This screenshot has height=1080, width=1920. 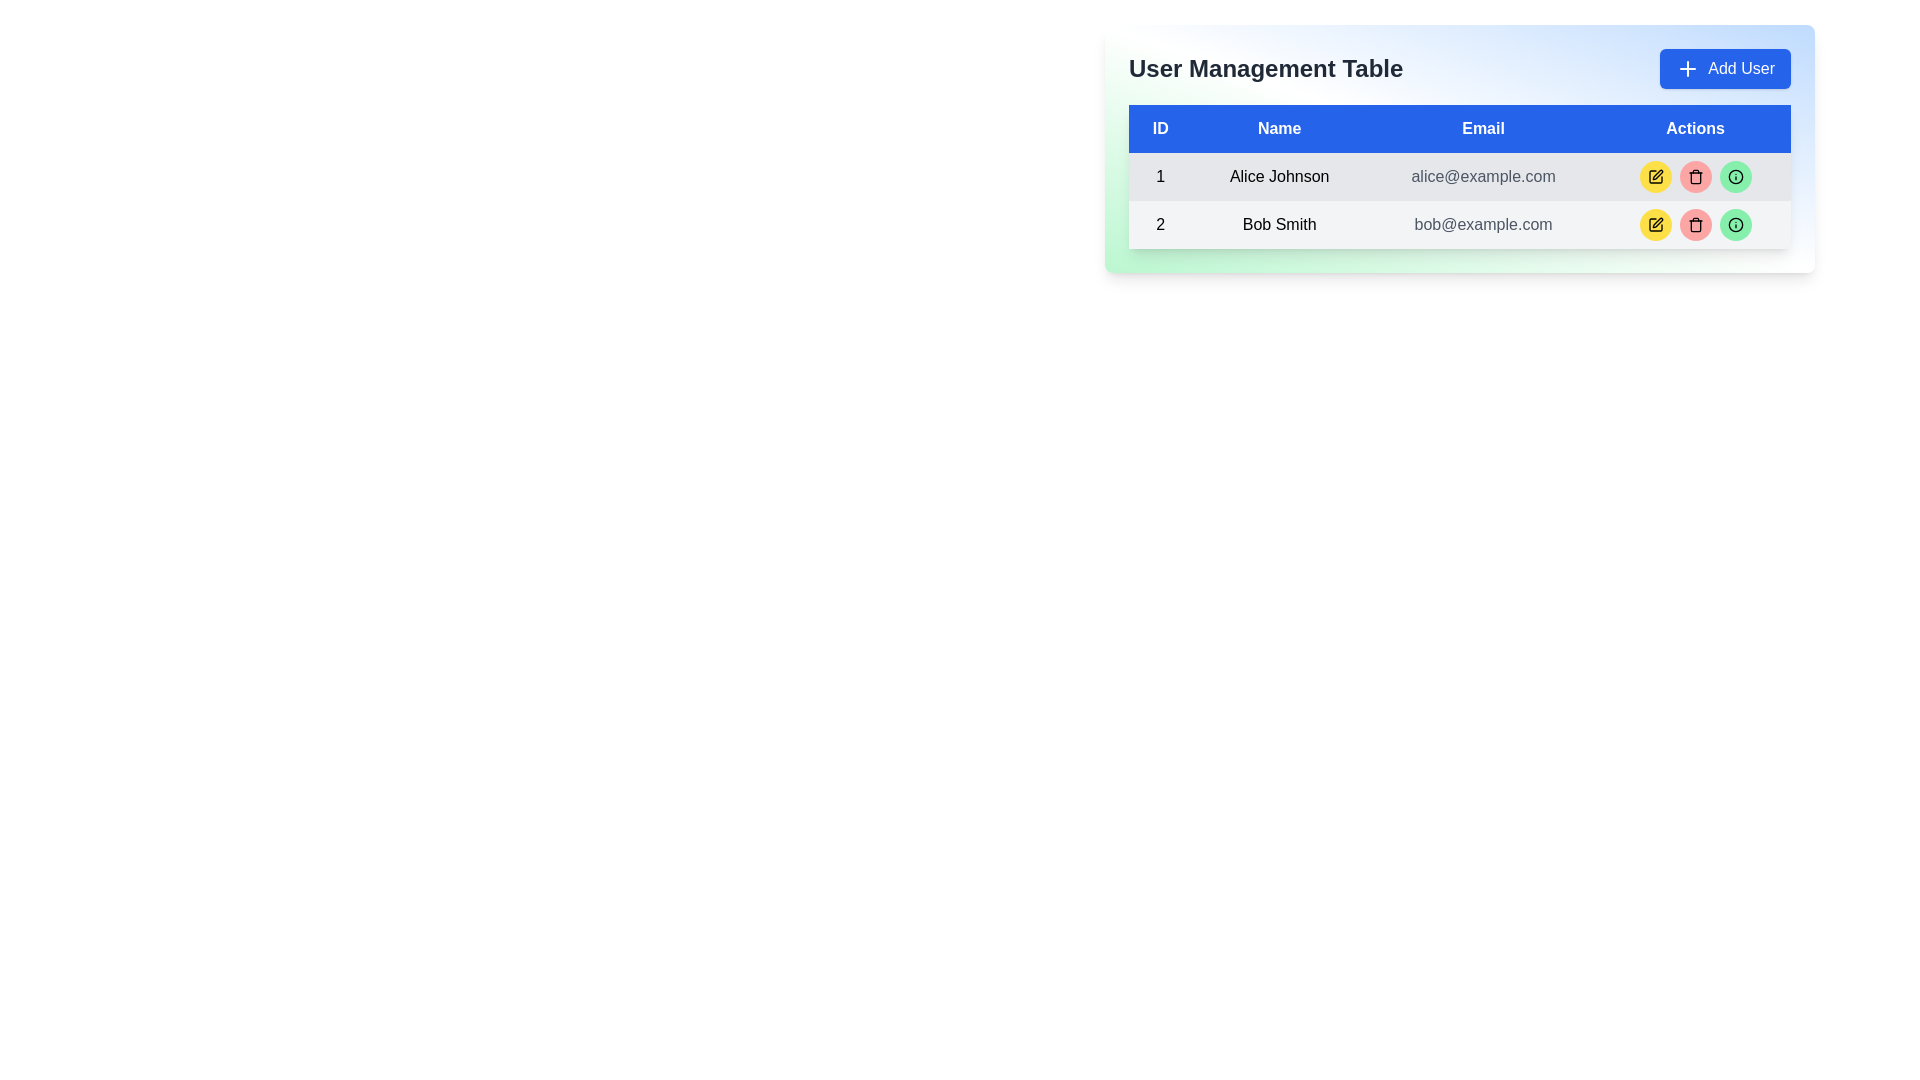 What do you see at coordinates (1657, 223) in the screenshot?
I see `the edit icon embedded in the yellow circular button in the 'Actions' column of the user management table for the user 'Bob Smith'` at bounding box center [1657, 223].